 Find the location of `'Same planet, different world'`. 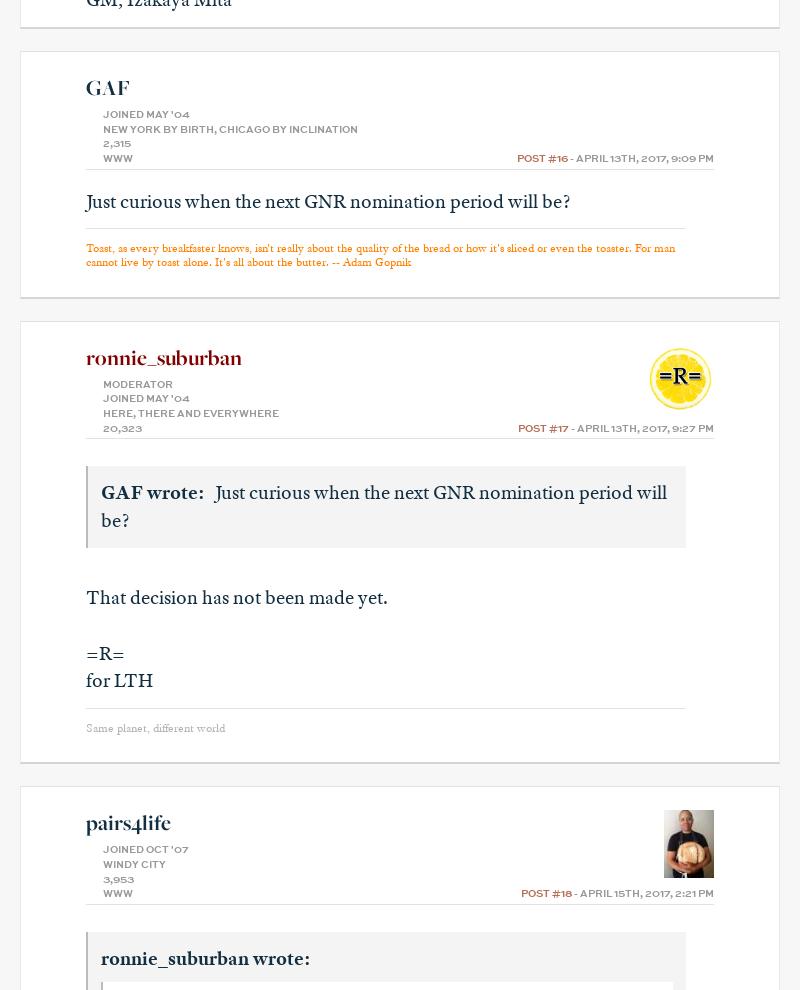

'Same planet, different world' is located at coordinates (155, 727).